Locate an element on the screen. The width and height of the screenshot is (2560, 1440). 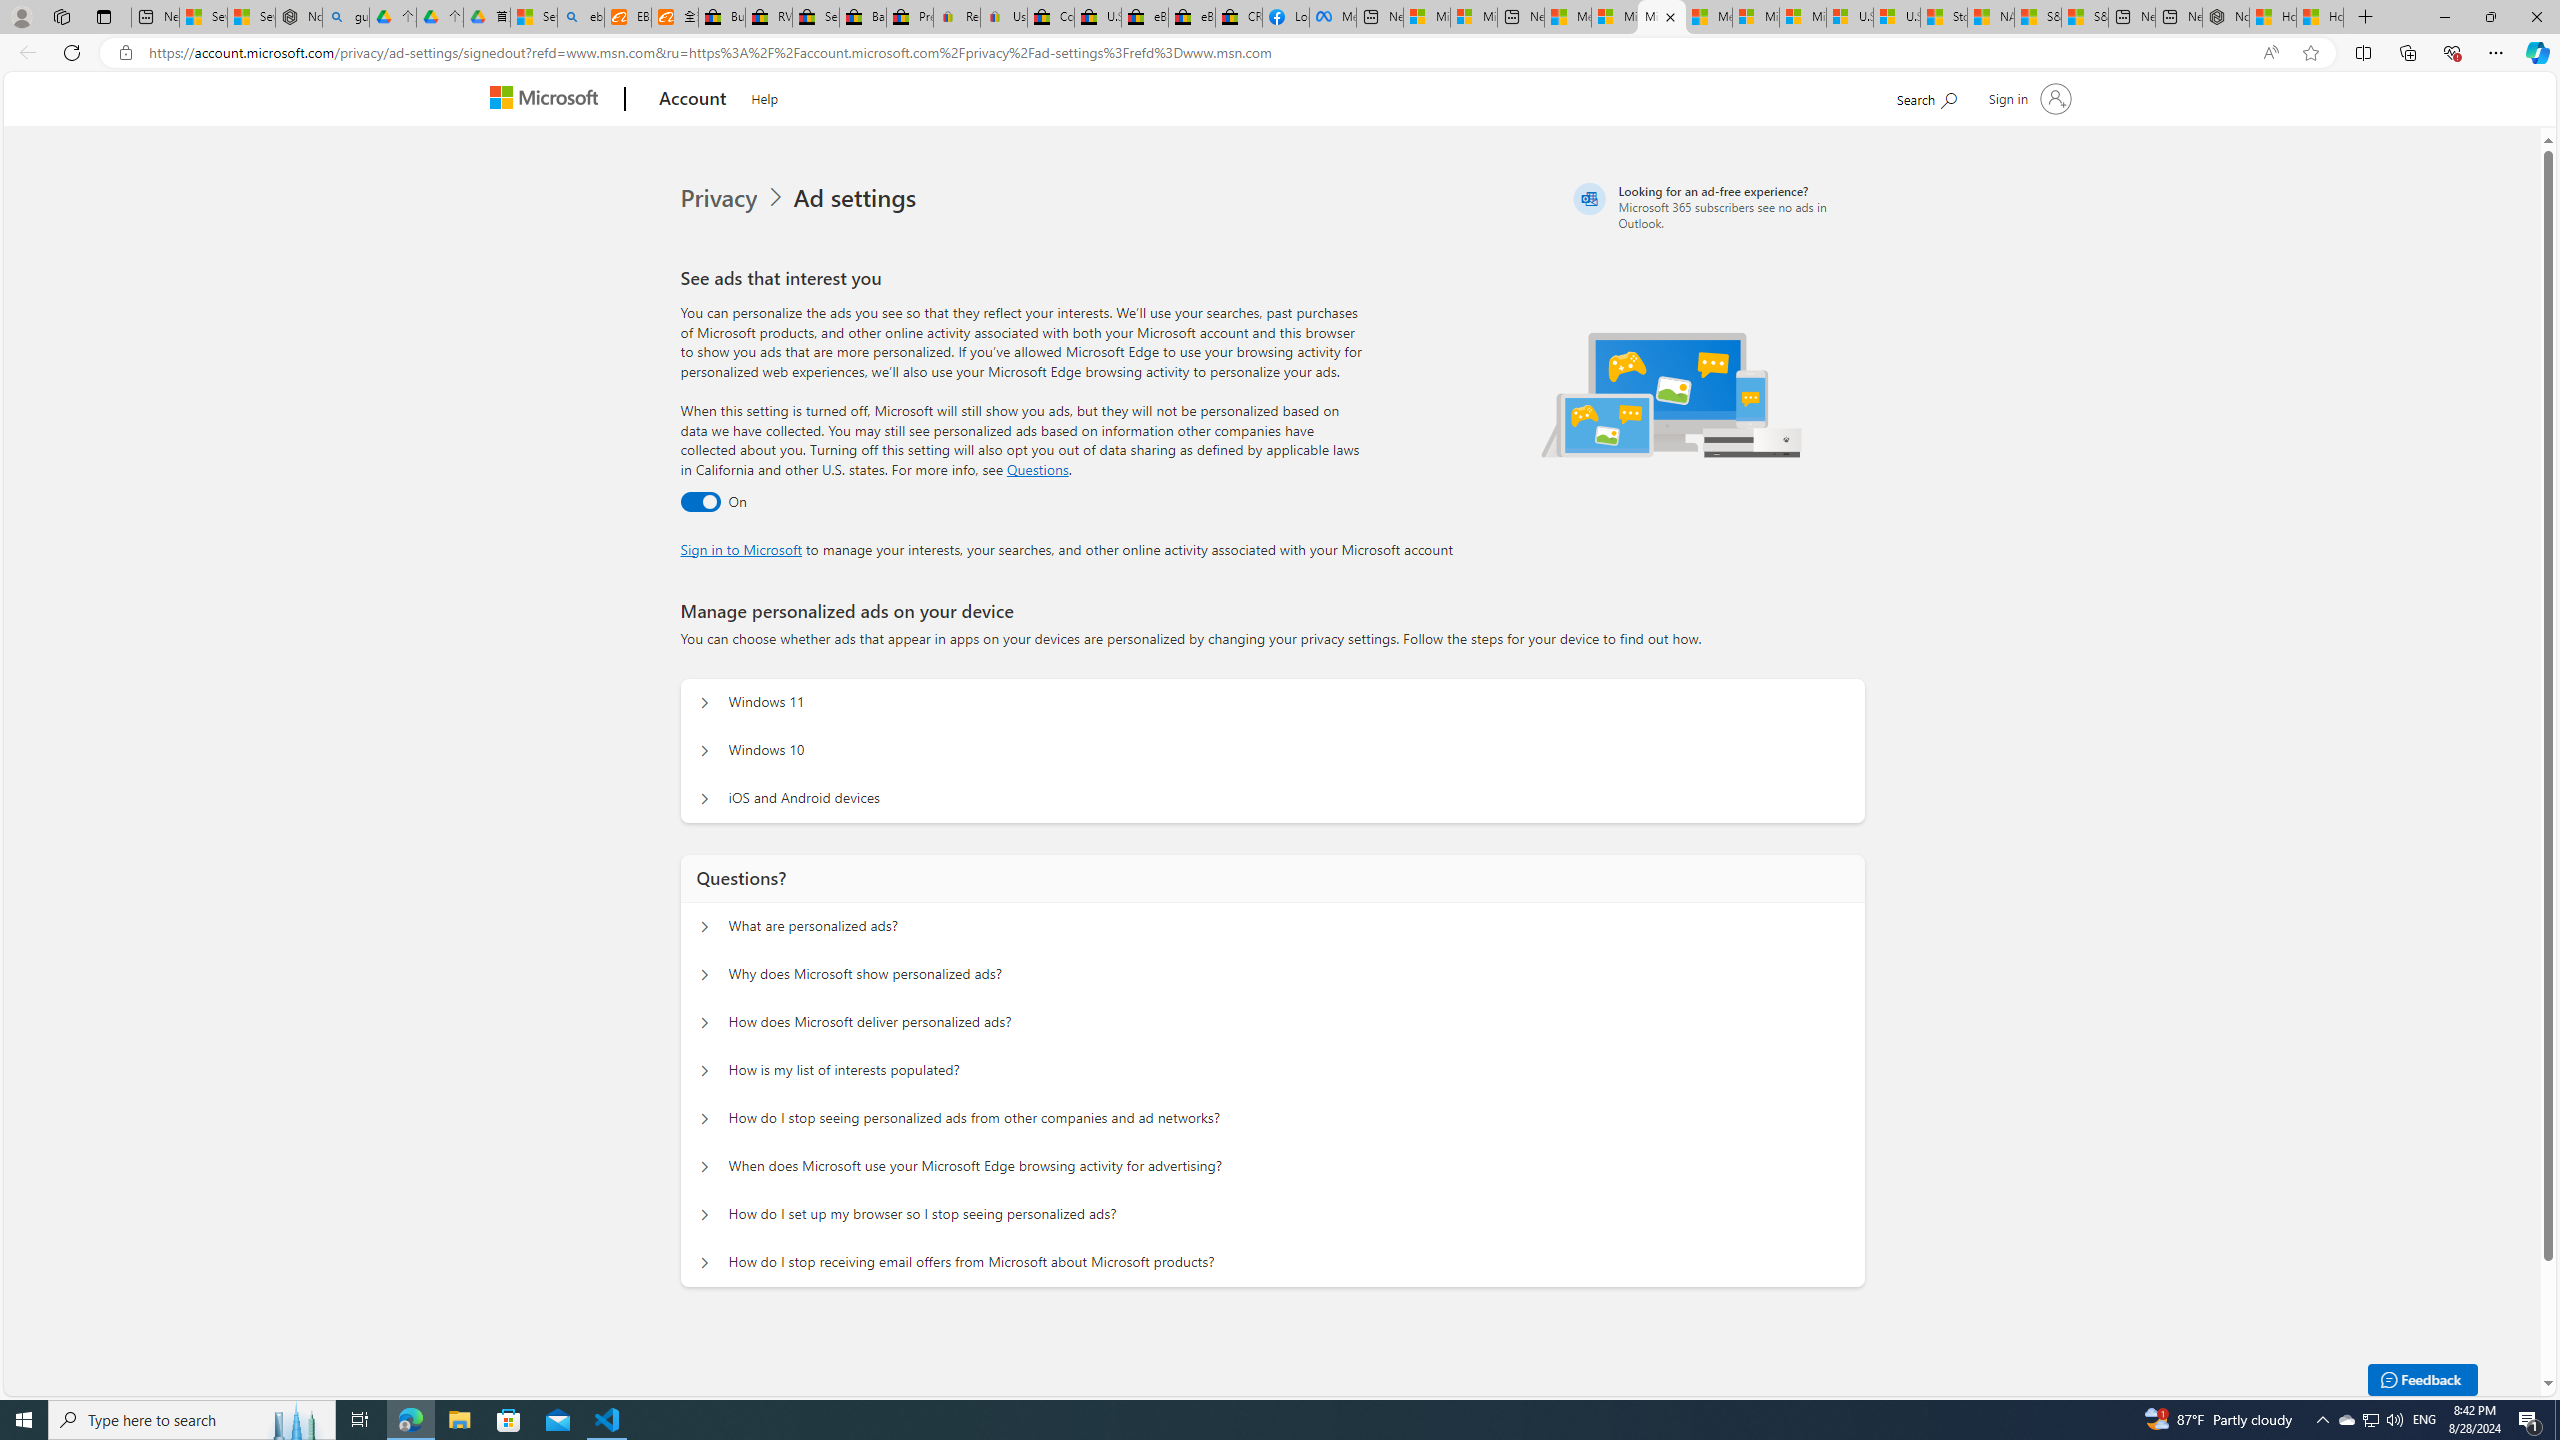
'Search Microsoft.com' is located at coordinates (1925, 96).